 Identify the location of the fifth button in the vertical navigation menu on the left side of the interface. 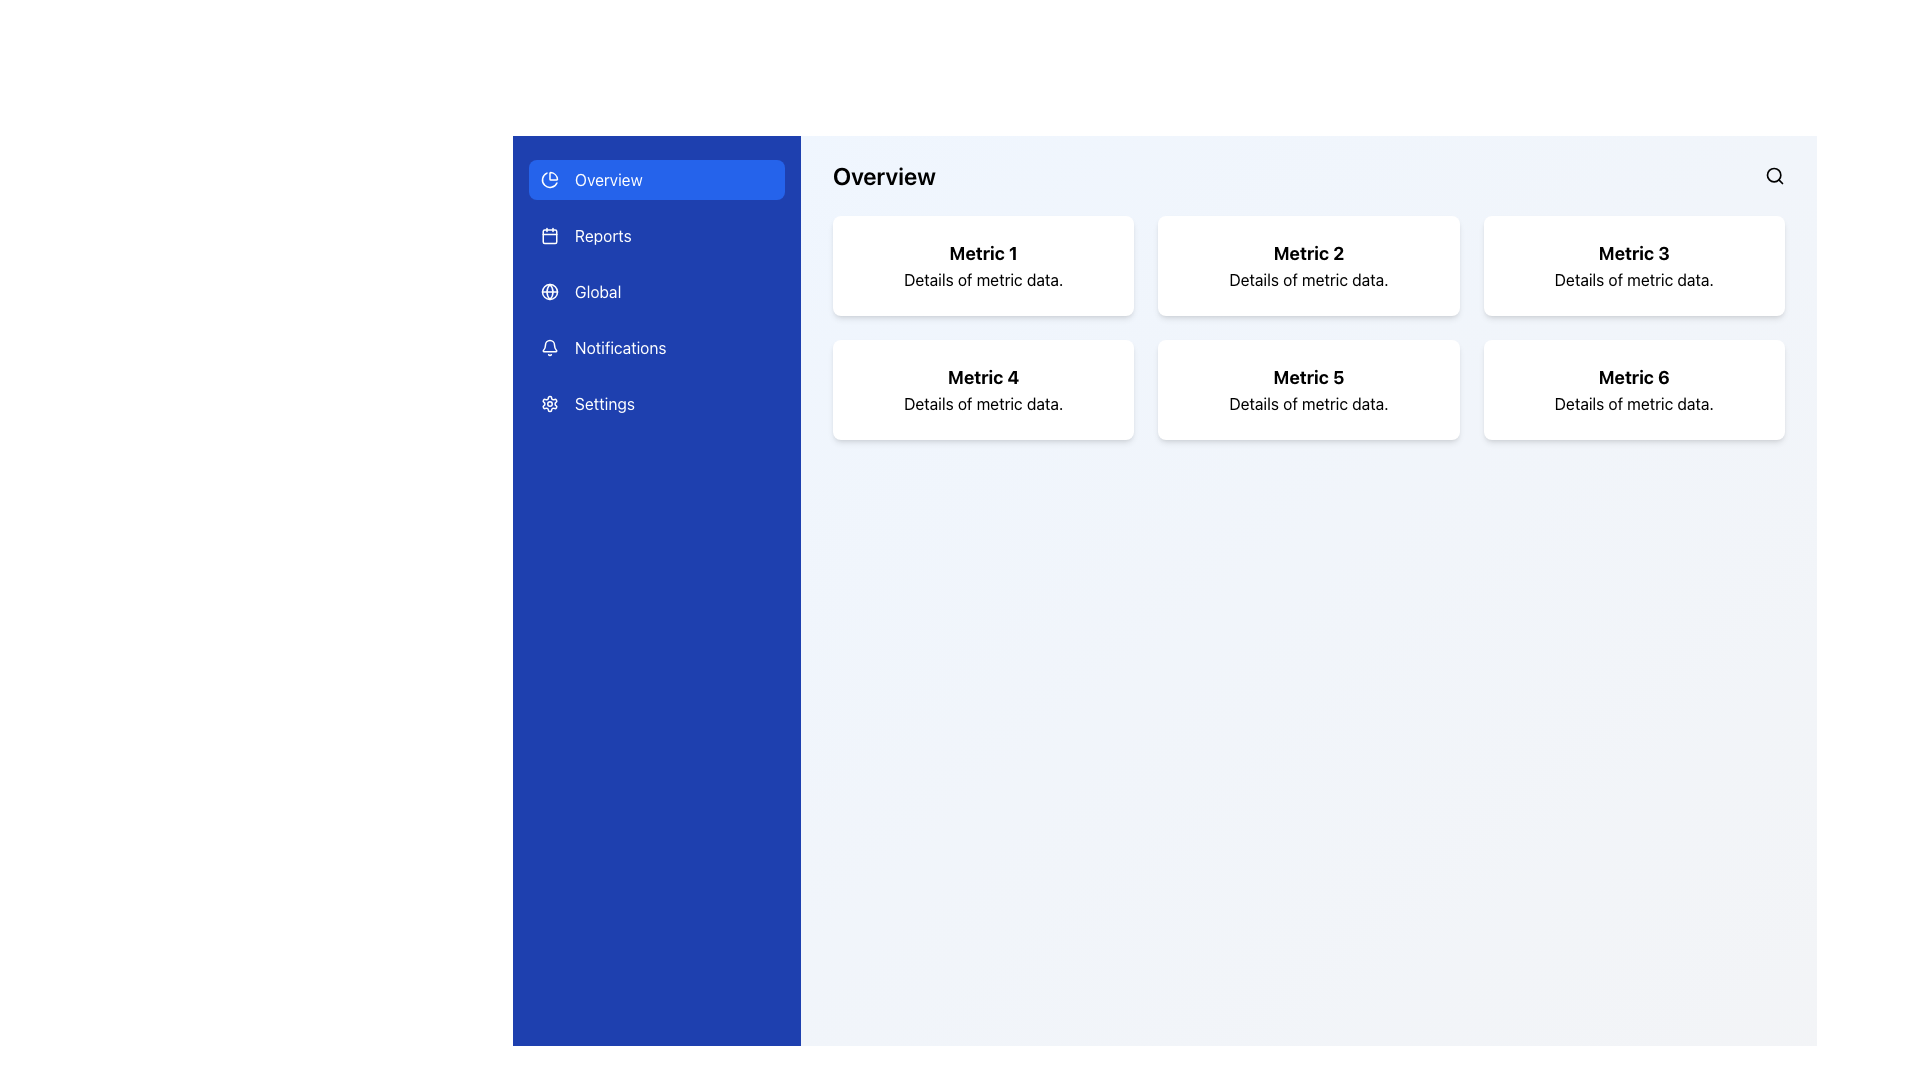
(657, 404).